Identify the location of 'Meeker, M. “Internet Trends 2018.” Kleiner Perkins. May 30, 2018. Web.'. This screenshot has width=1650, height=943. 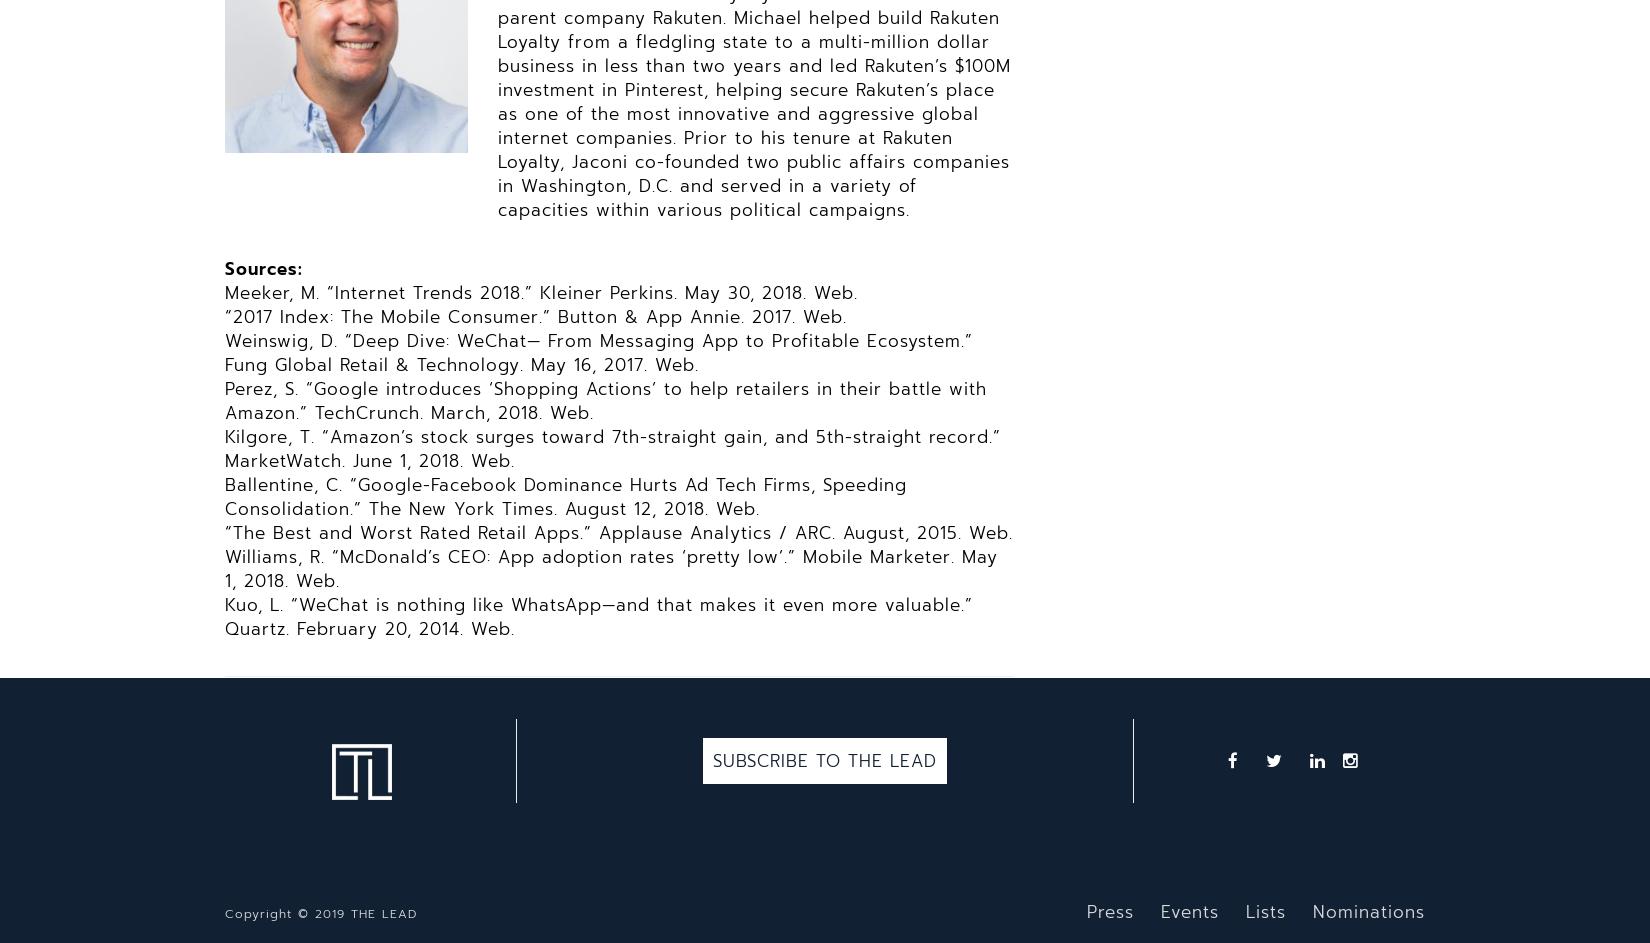
(540, 291).